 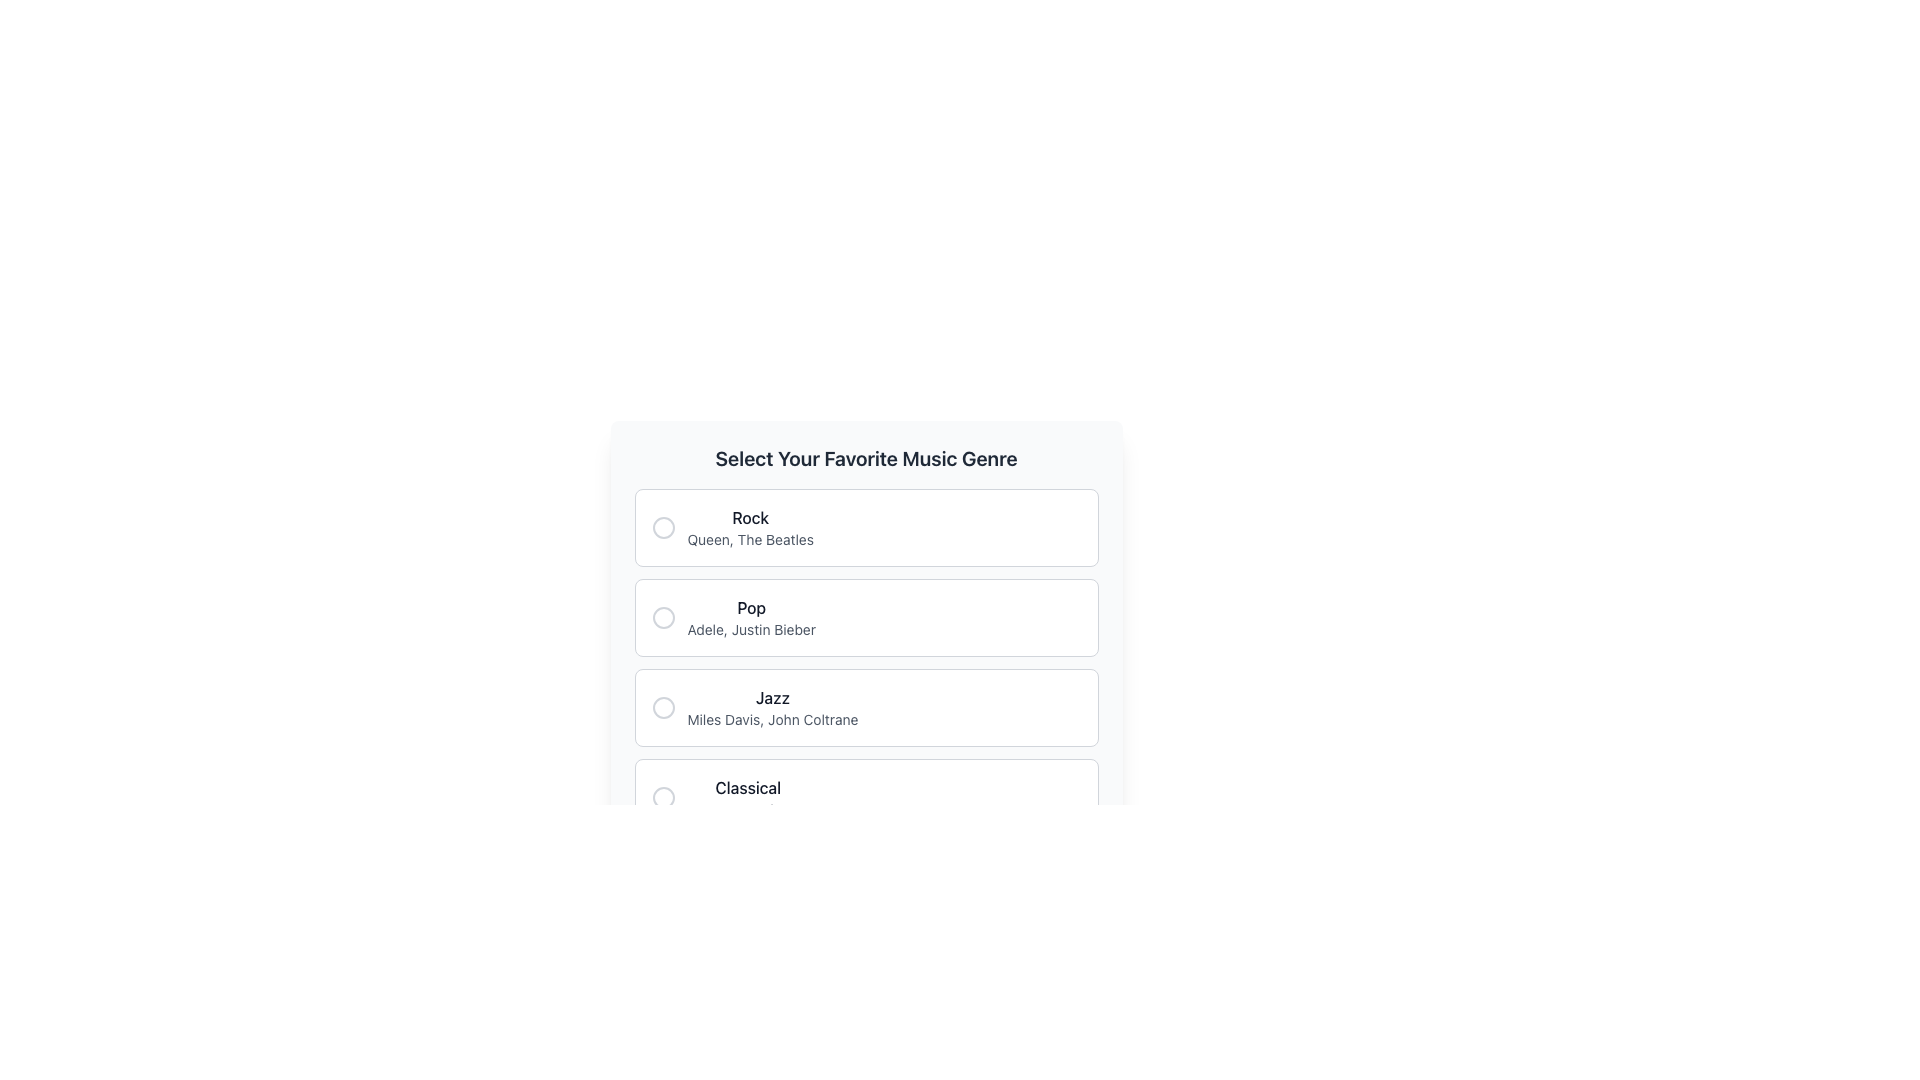 What do you see at coordinates (731, 527) in the screenshot?
I see `the radio button labeled 'Rock' with descriptive text 'Queen, The Beatles'` at bounding box center [731, 527].